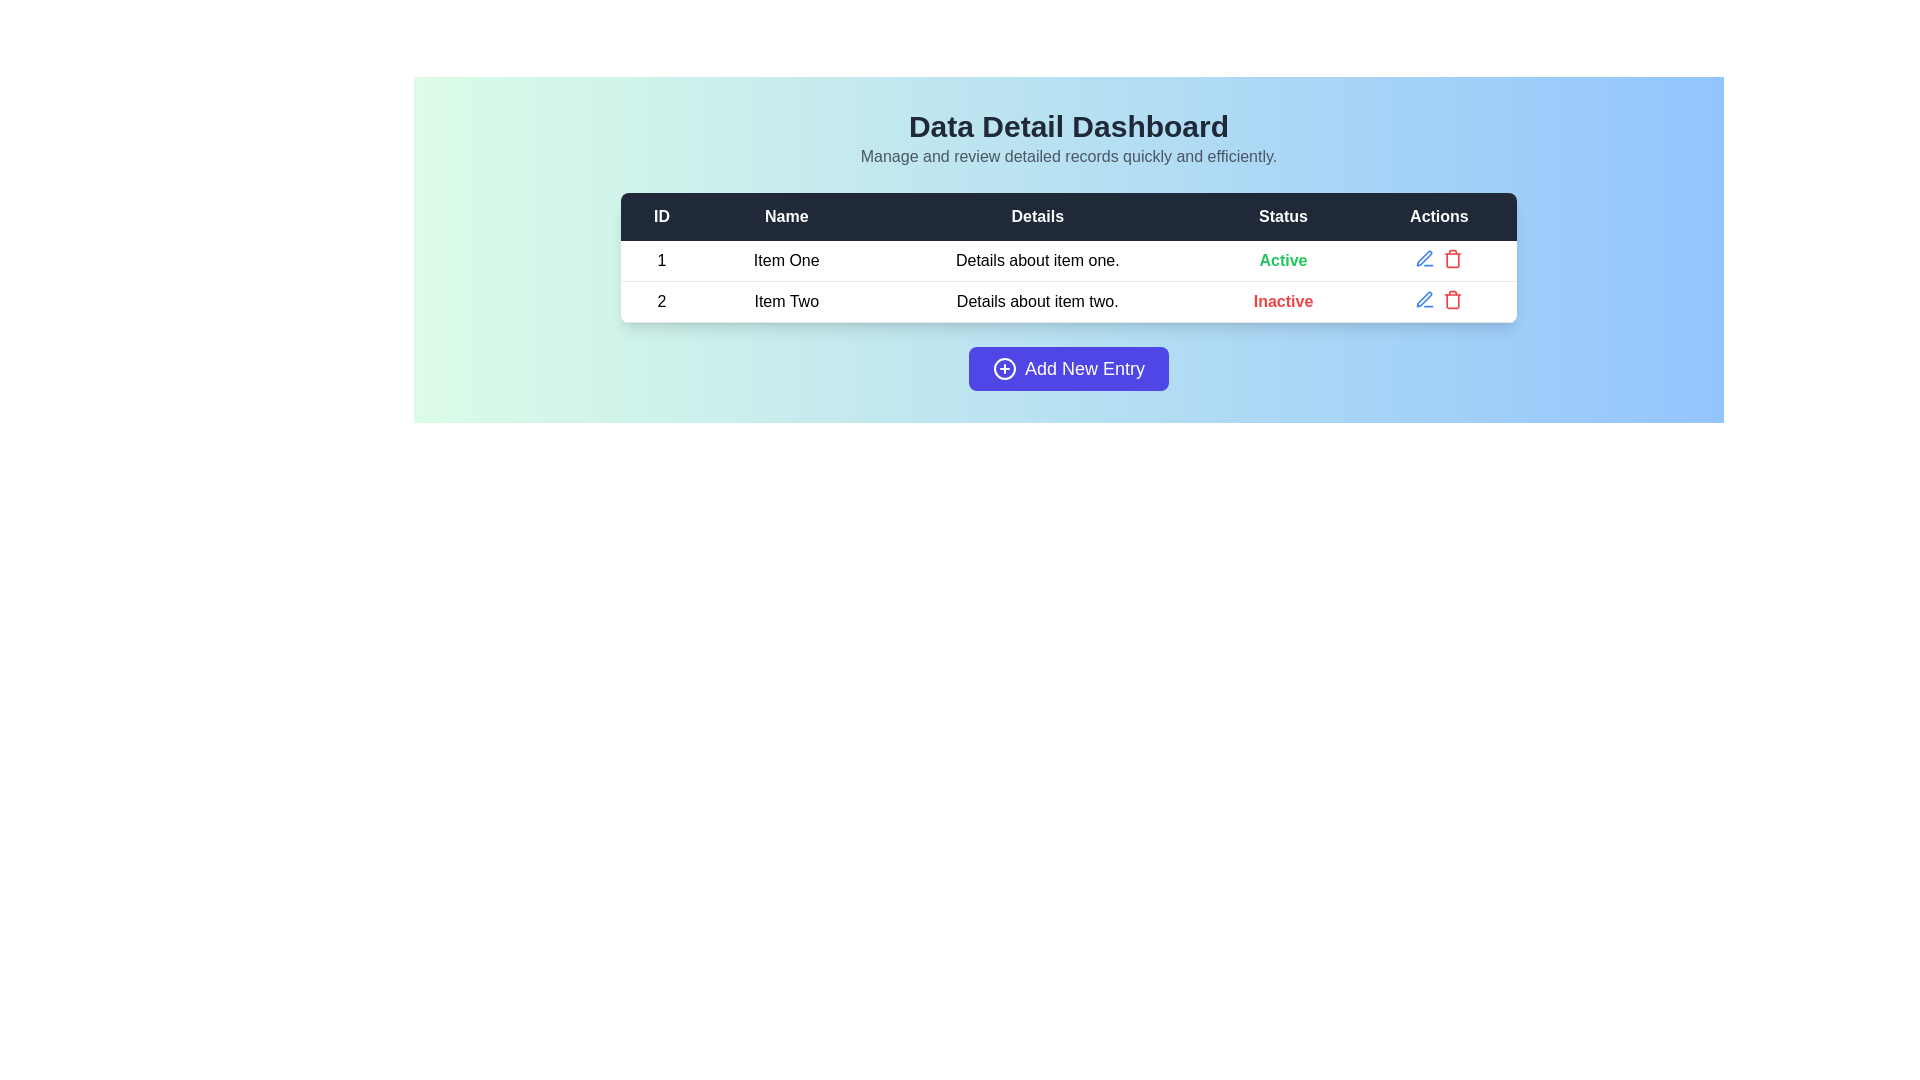  What do you see at coordinates (1438, 300) in the screenshot?
I see `the trash bin icon in the Button group of the 'Actions' column for 'Item Two'` at bounding box center [1438, 300].